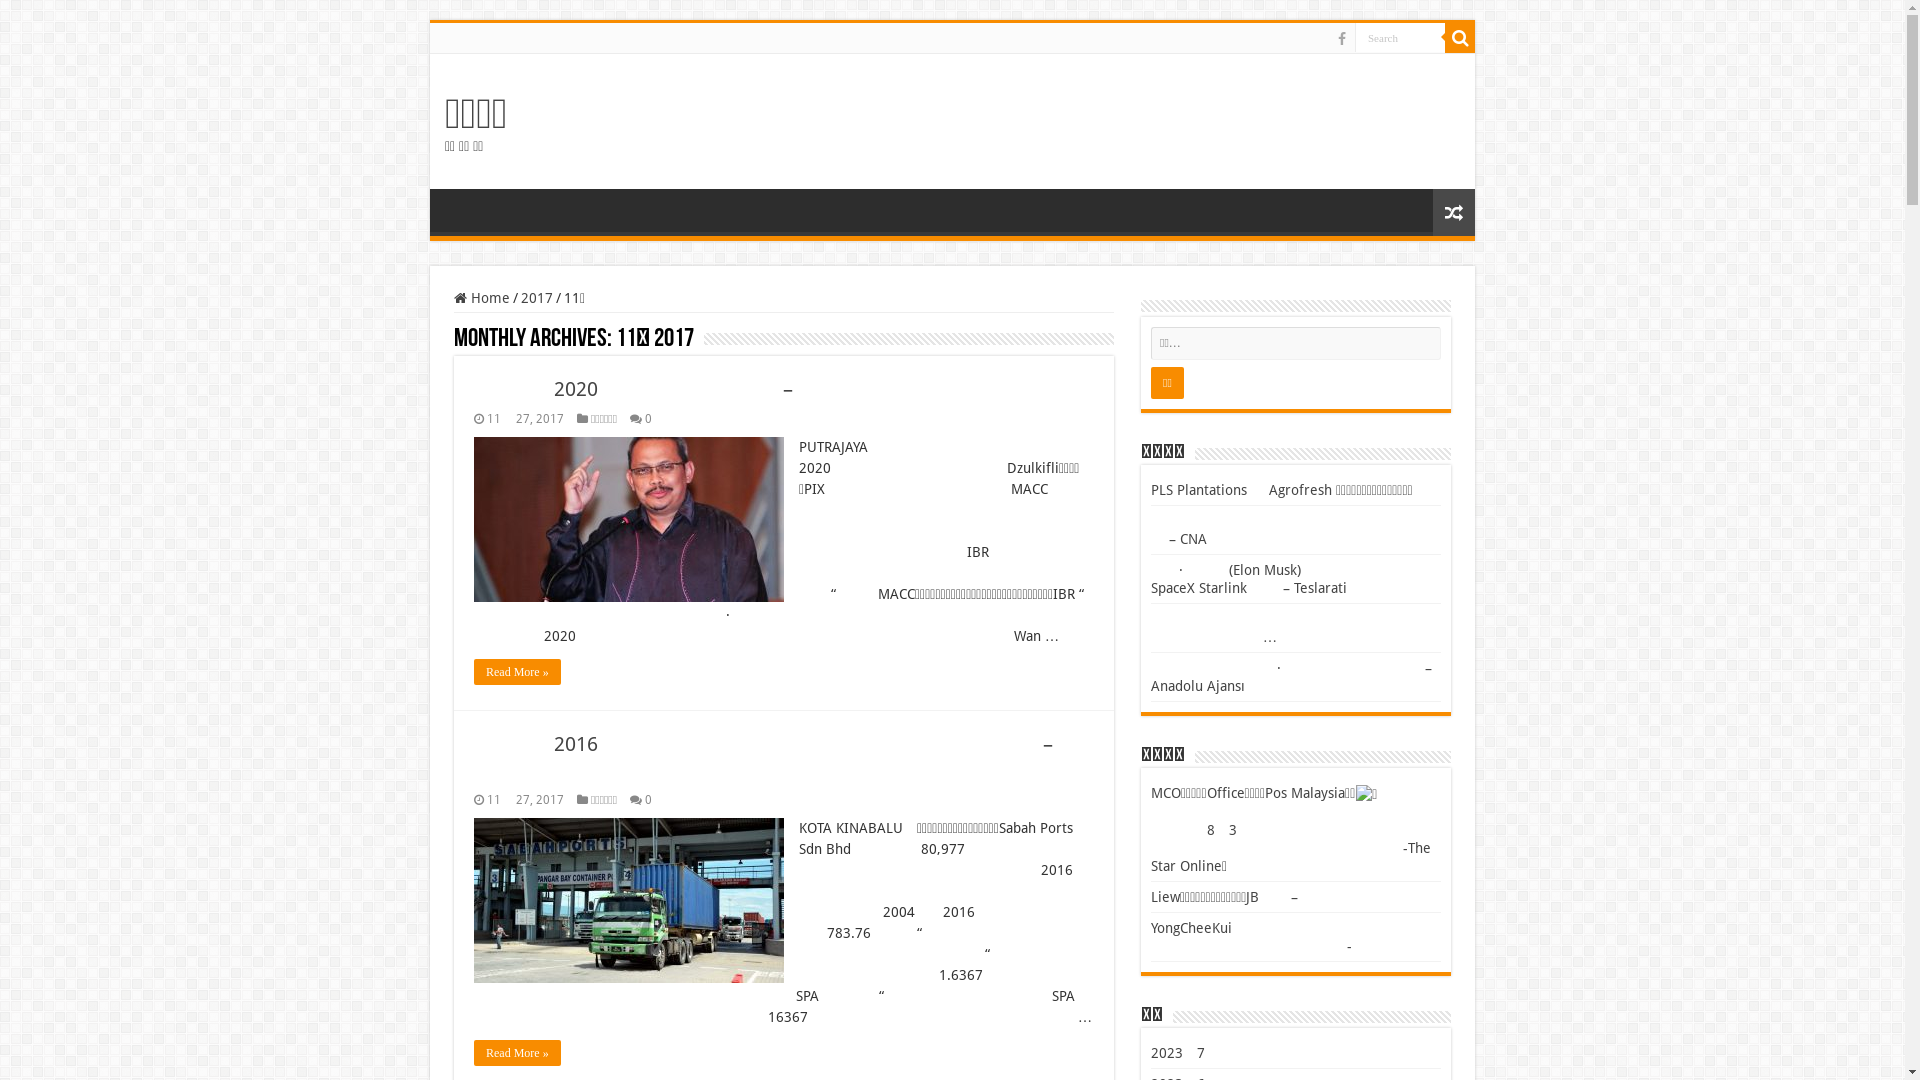 Image resolution: width=1920 pixels, height=1080 pixels. I want to click on '2017', so click(537, 297).